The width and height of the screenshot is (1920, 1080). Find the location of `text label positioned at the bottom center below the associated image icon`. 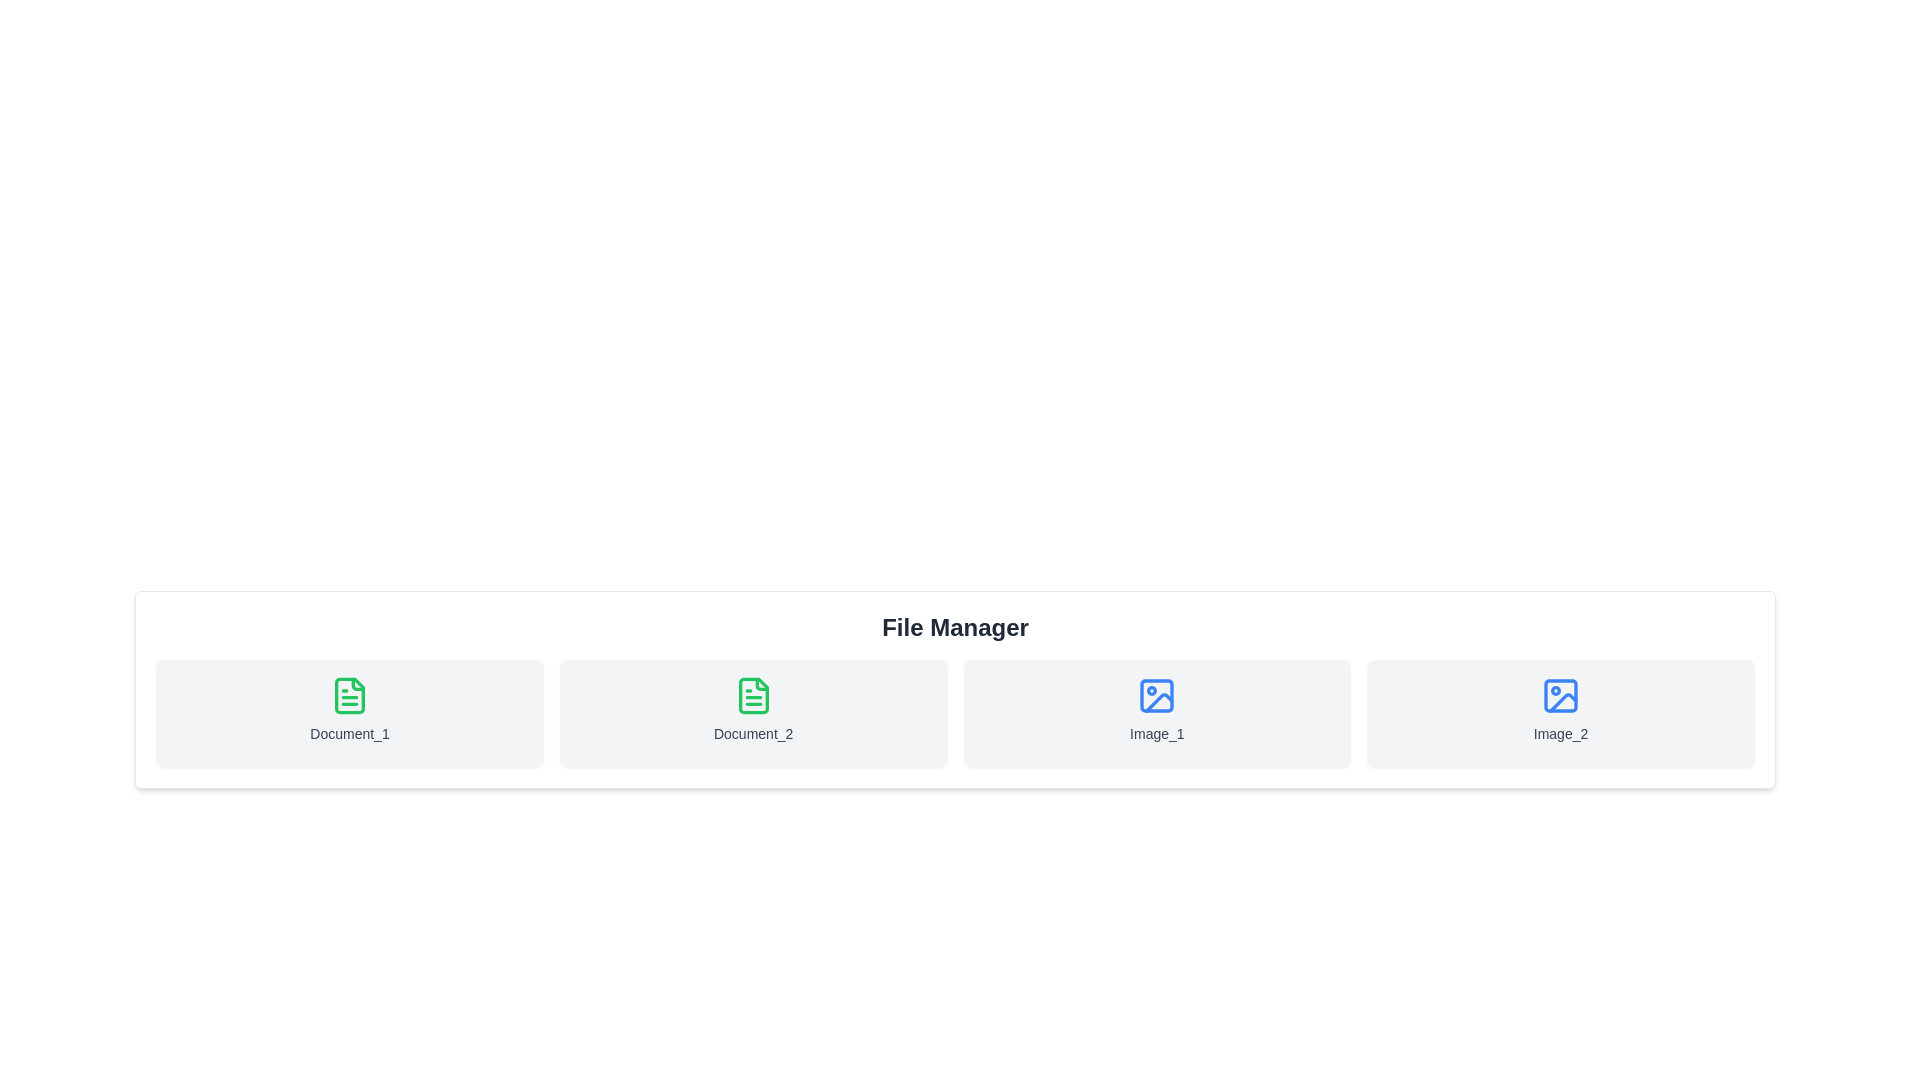

text label positioned at the bottom center below the associated image icon is located at coordinates (1157, 733).